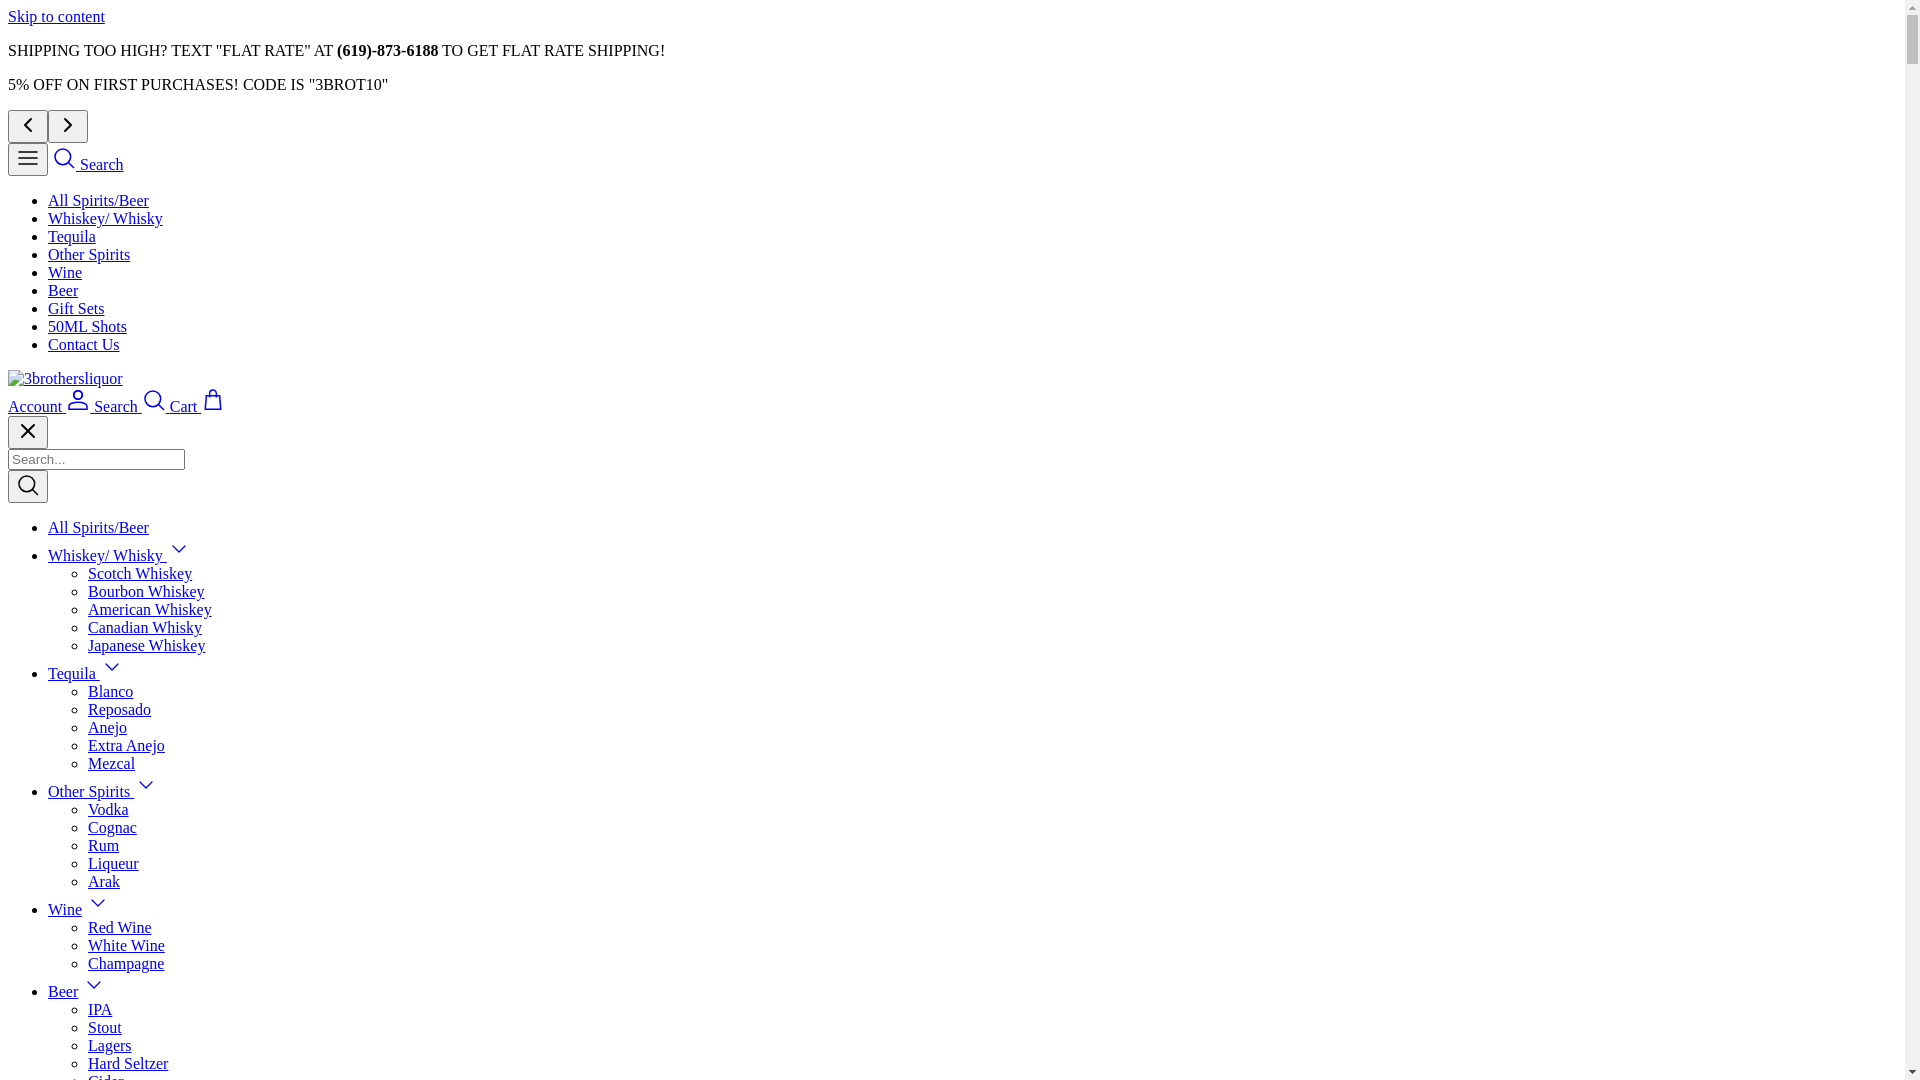  I want to click on 'Wine', so click(65, 272).